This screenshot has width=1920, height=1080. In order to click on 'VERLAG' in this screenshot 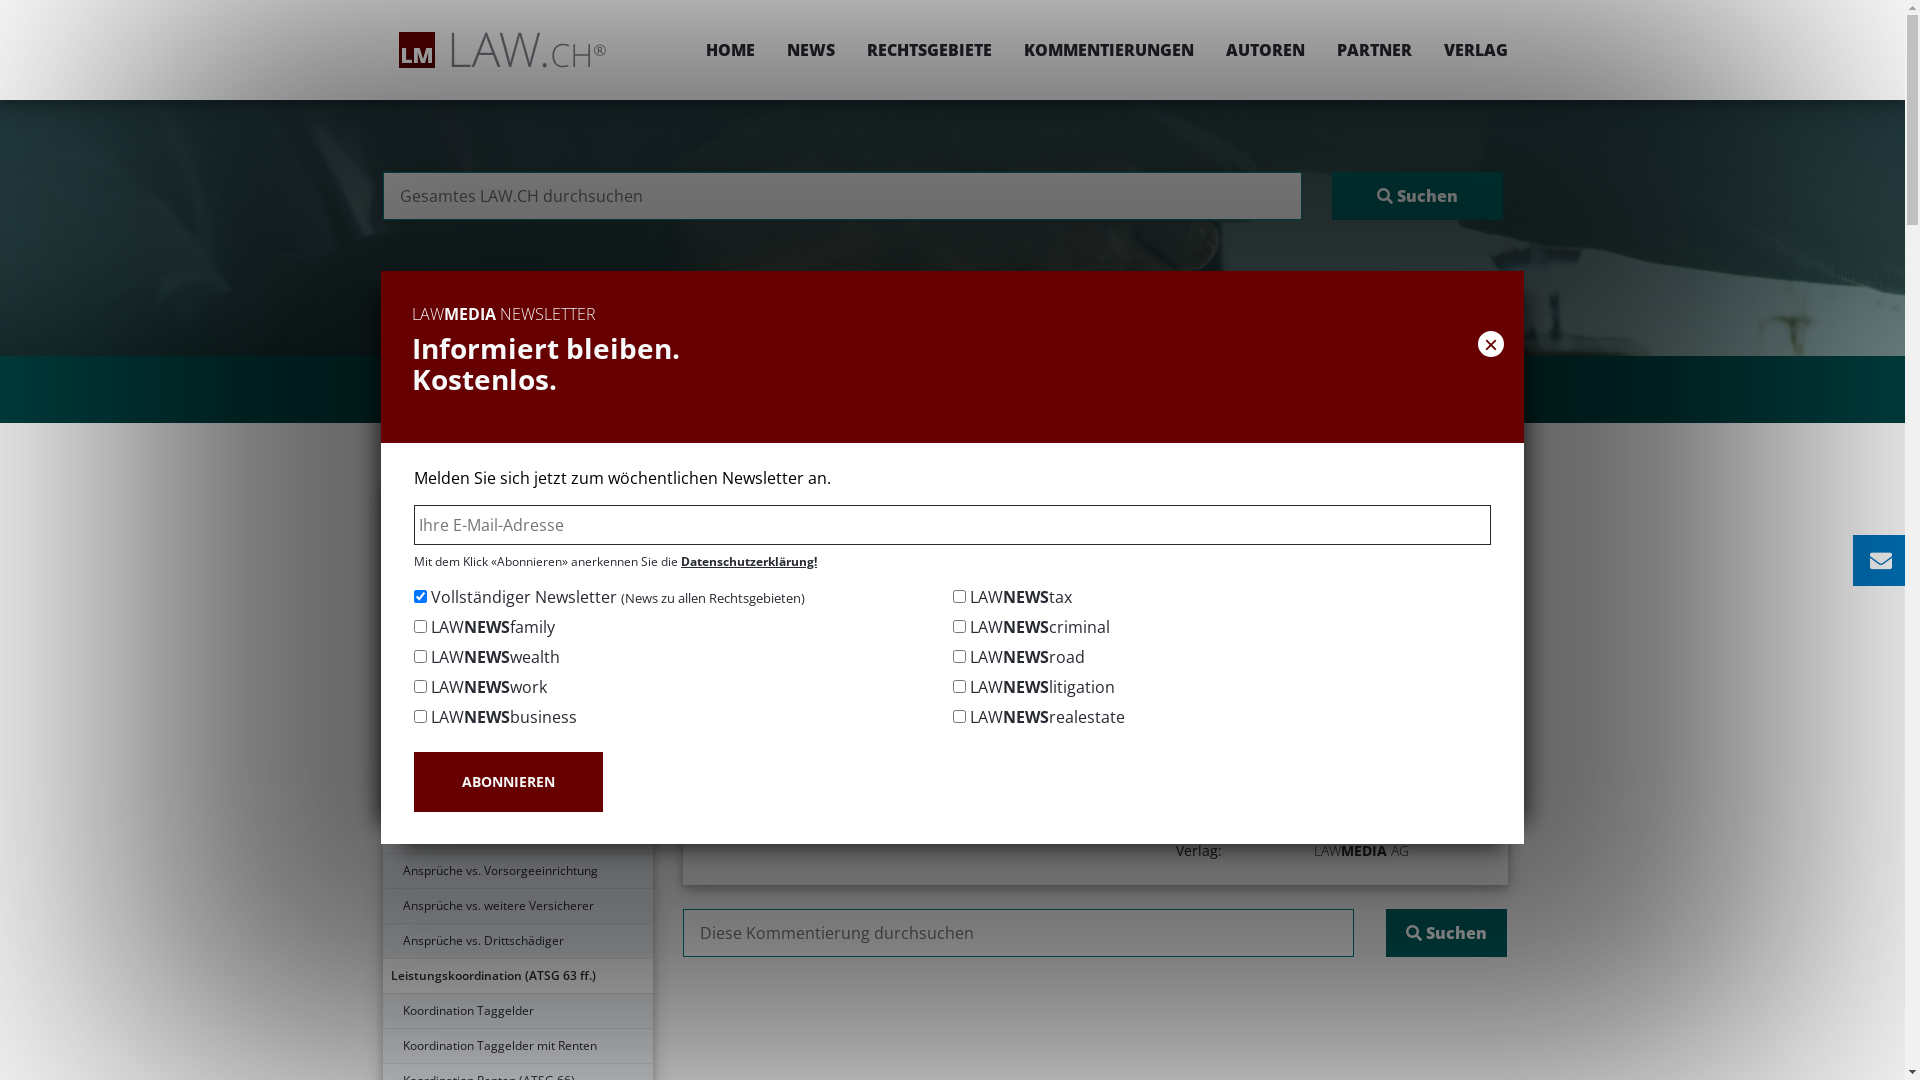, I will do `click(1468, 49)`.